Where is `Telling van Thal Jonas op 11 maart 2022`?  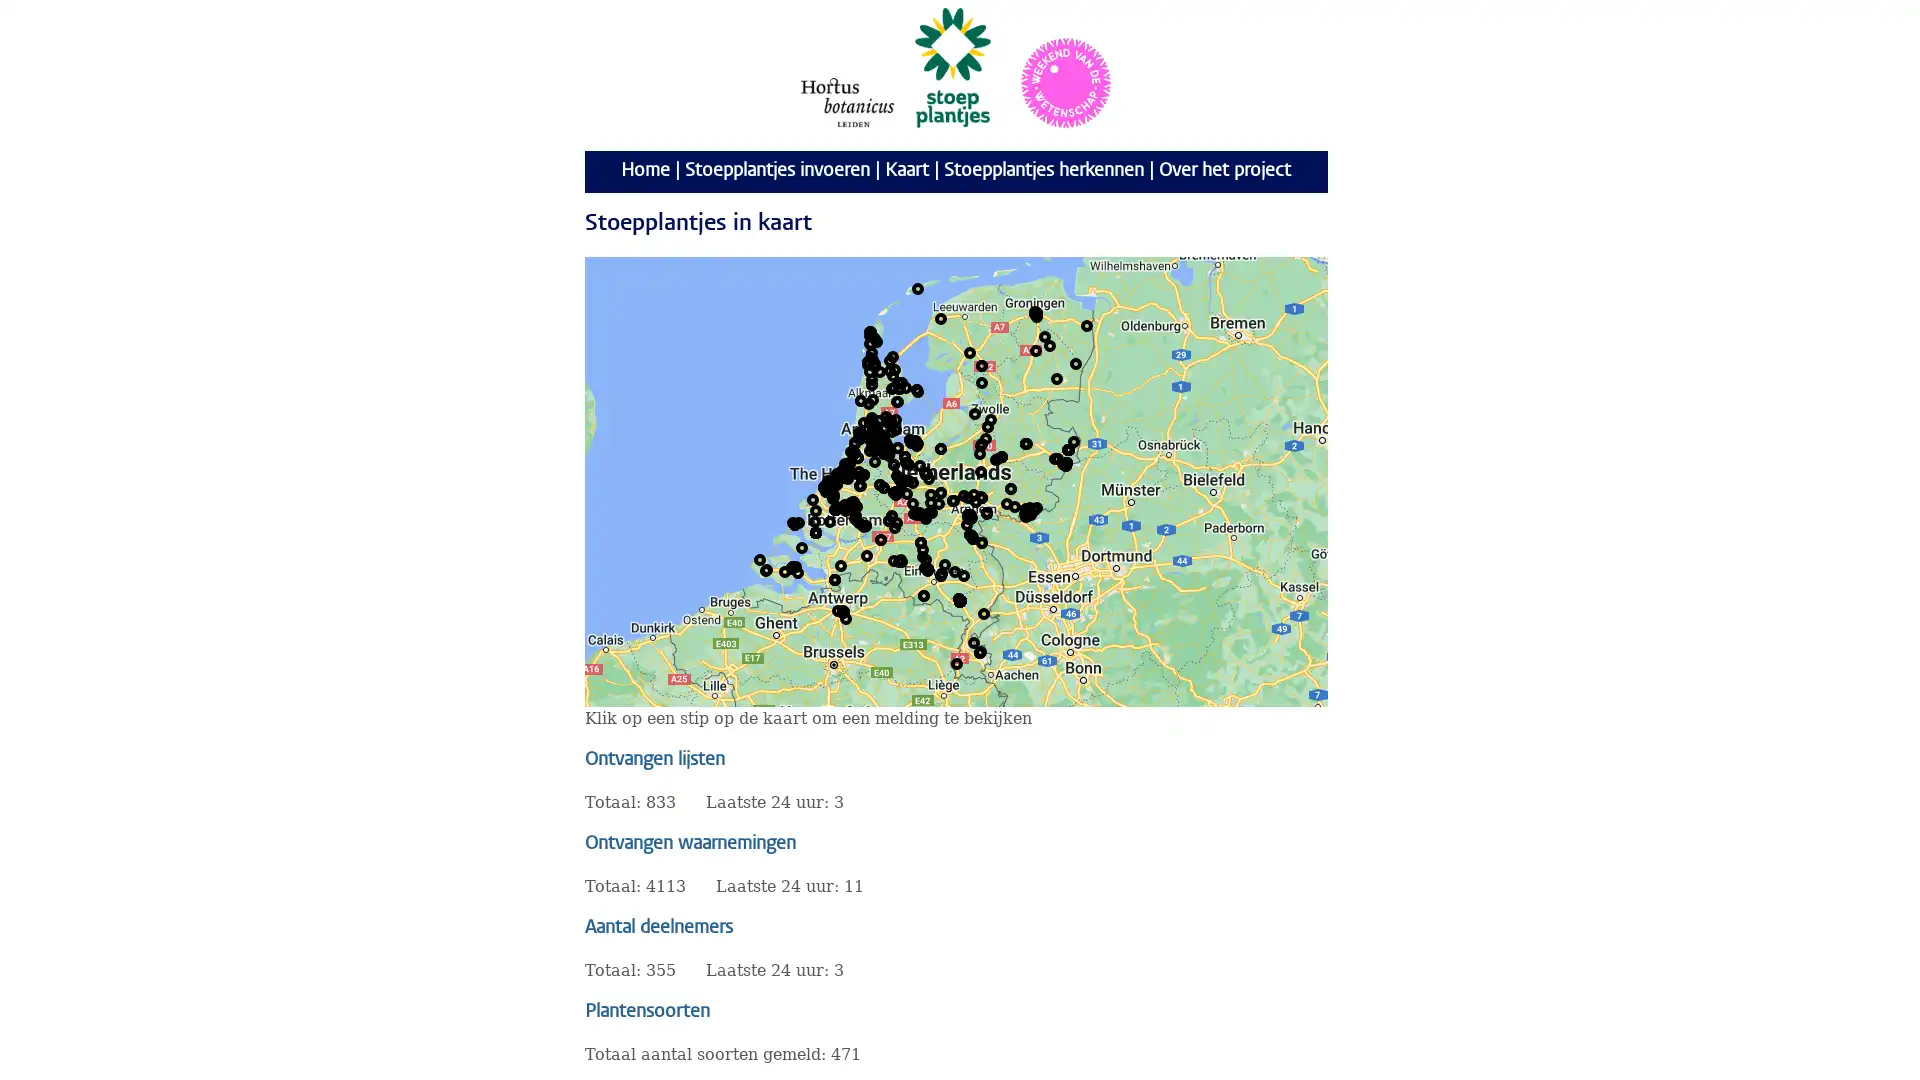 Telling van Thal Jonas op 11 maart 2022 is located at coordinates (844, 473).